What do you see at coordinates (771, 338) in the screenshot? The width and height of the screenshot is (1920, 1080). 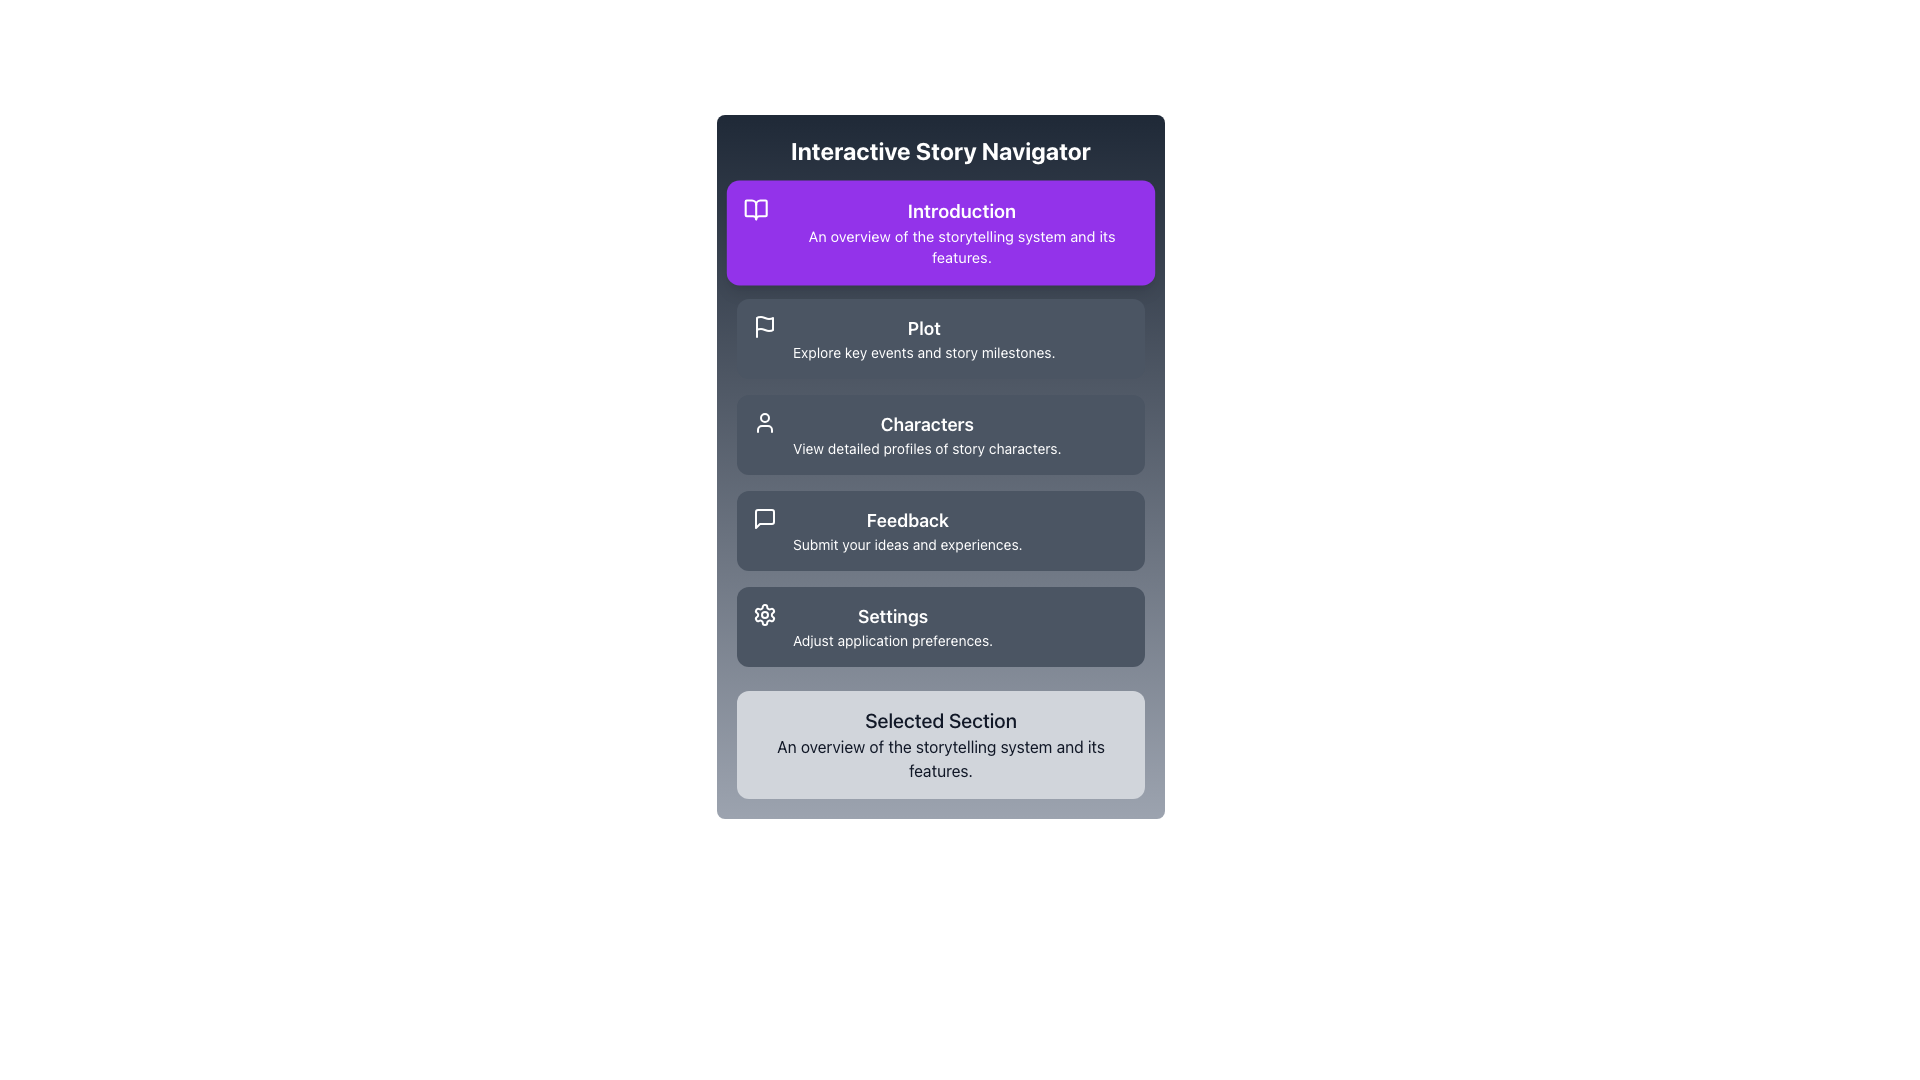 I see `the small white flag icon located in the top-left corner of the 'Plot' button, which has a dark gray background` at bounding box center [771, 338].